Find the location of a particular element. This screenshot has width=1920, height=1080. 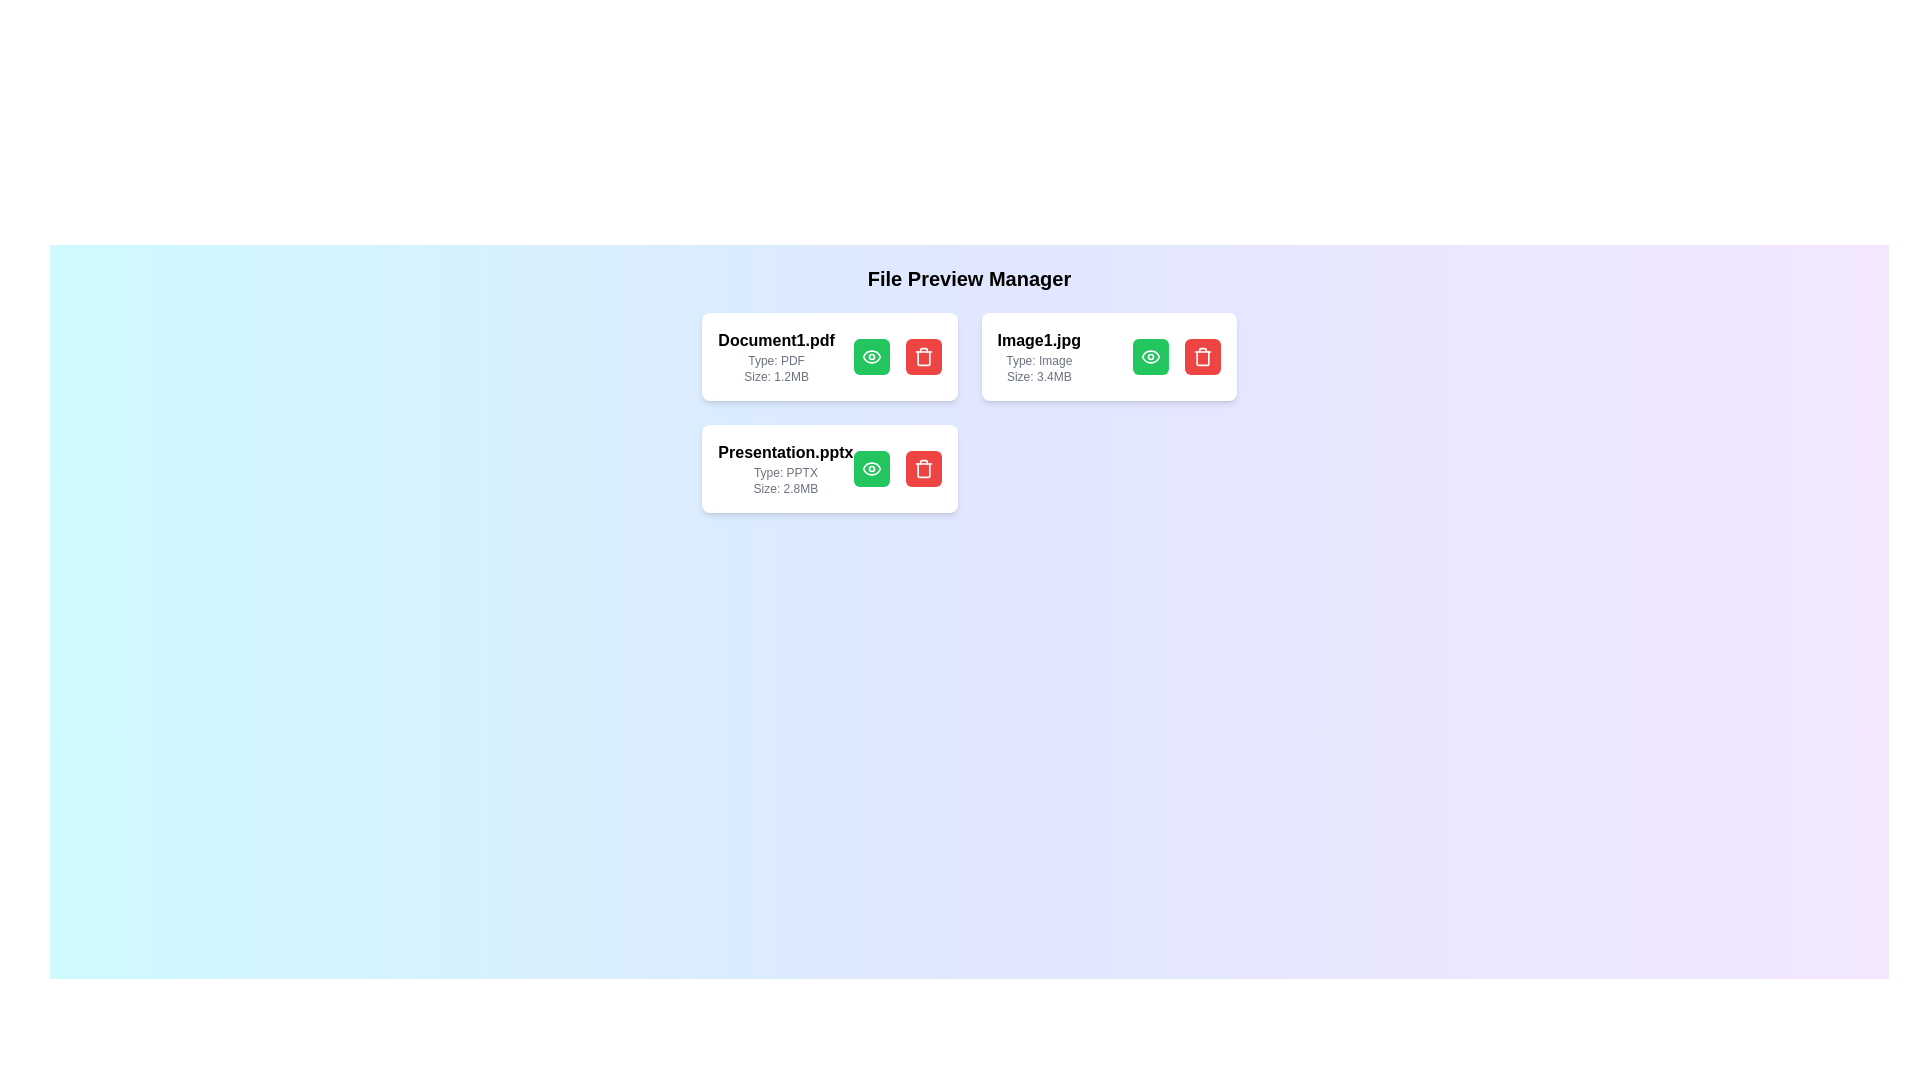

the text label within the central card of the 'File Preview Manager' is located at coordinates (1039, 356).